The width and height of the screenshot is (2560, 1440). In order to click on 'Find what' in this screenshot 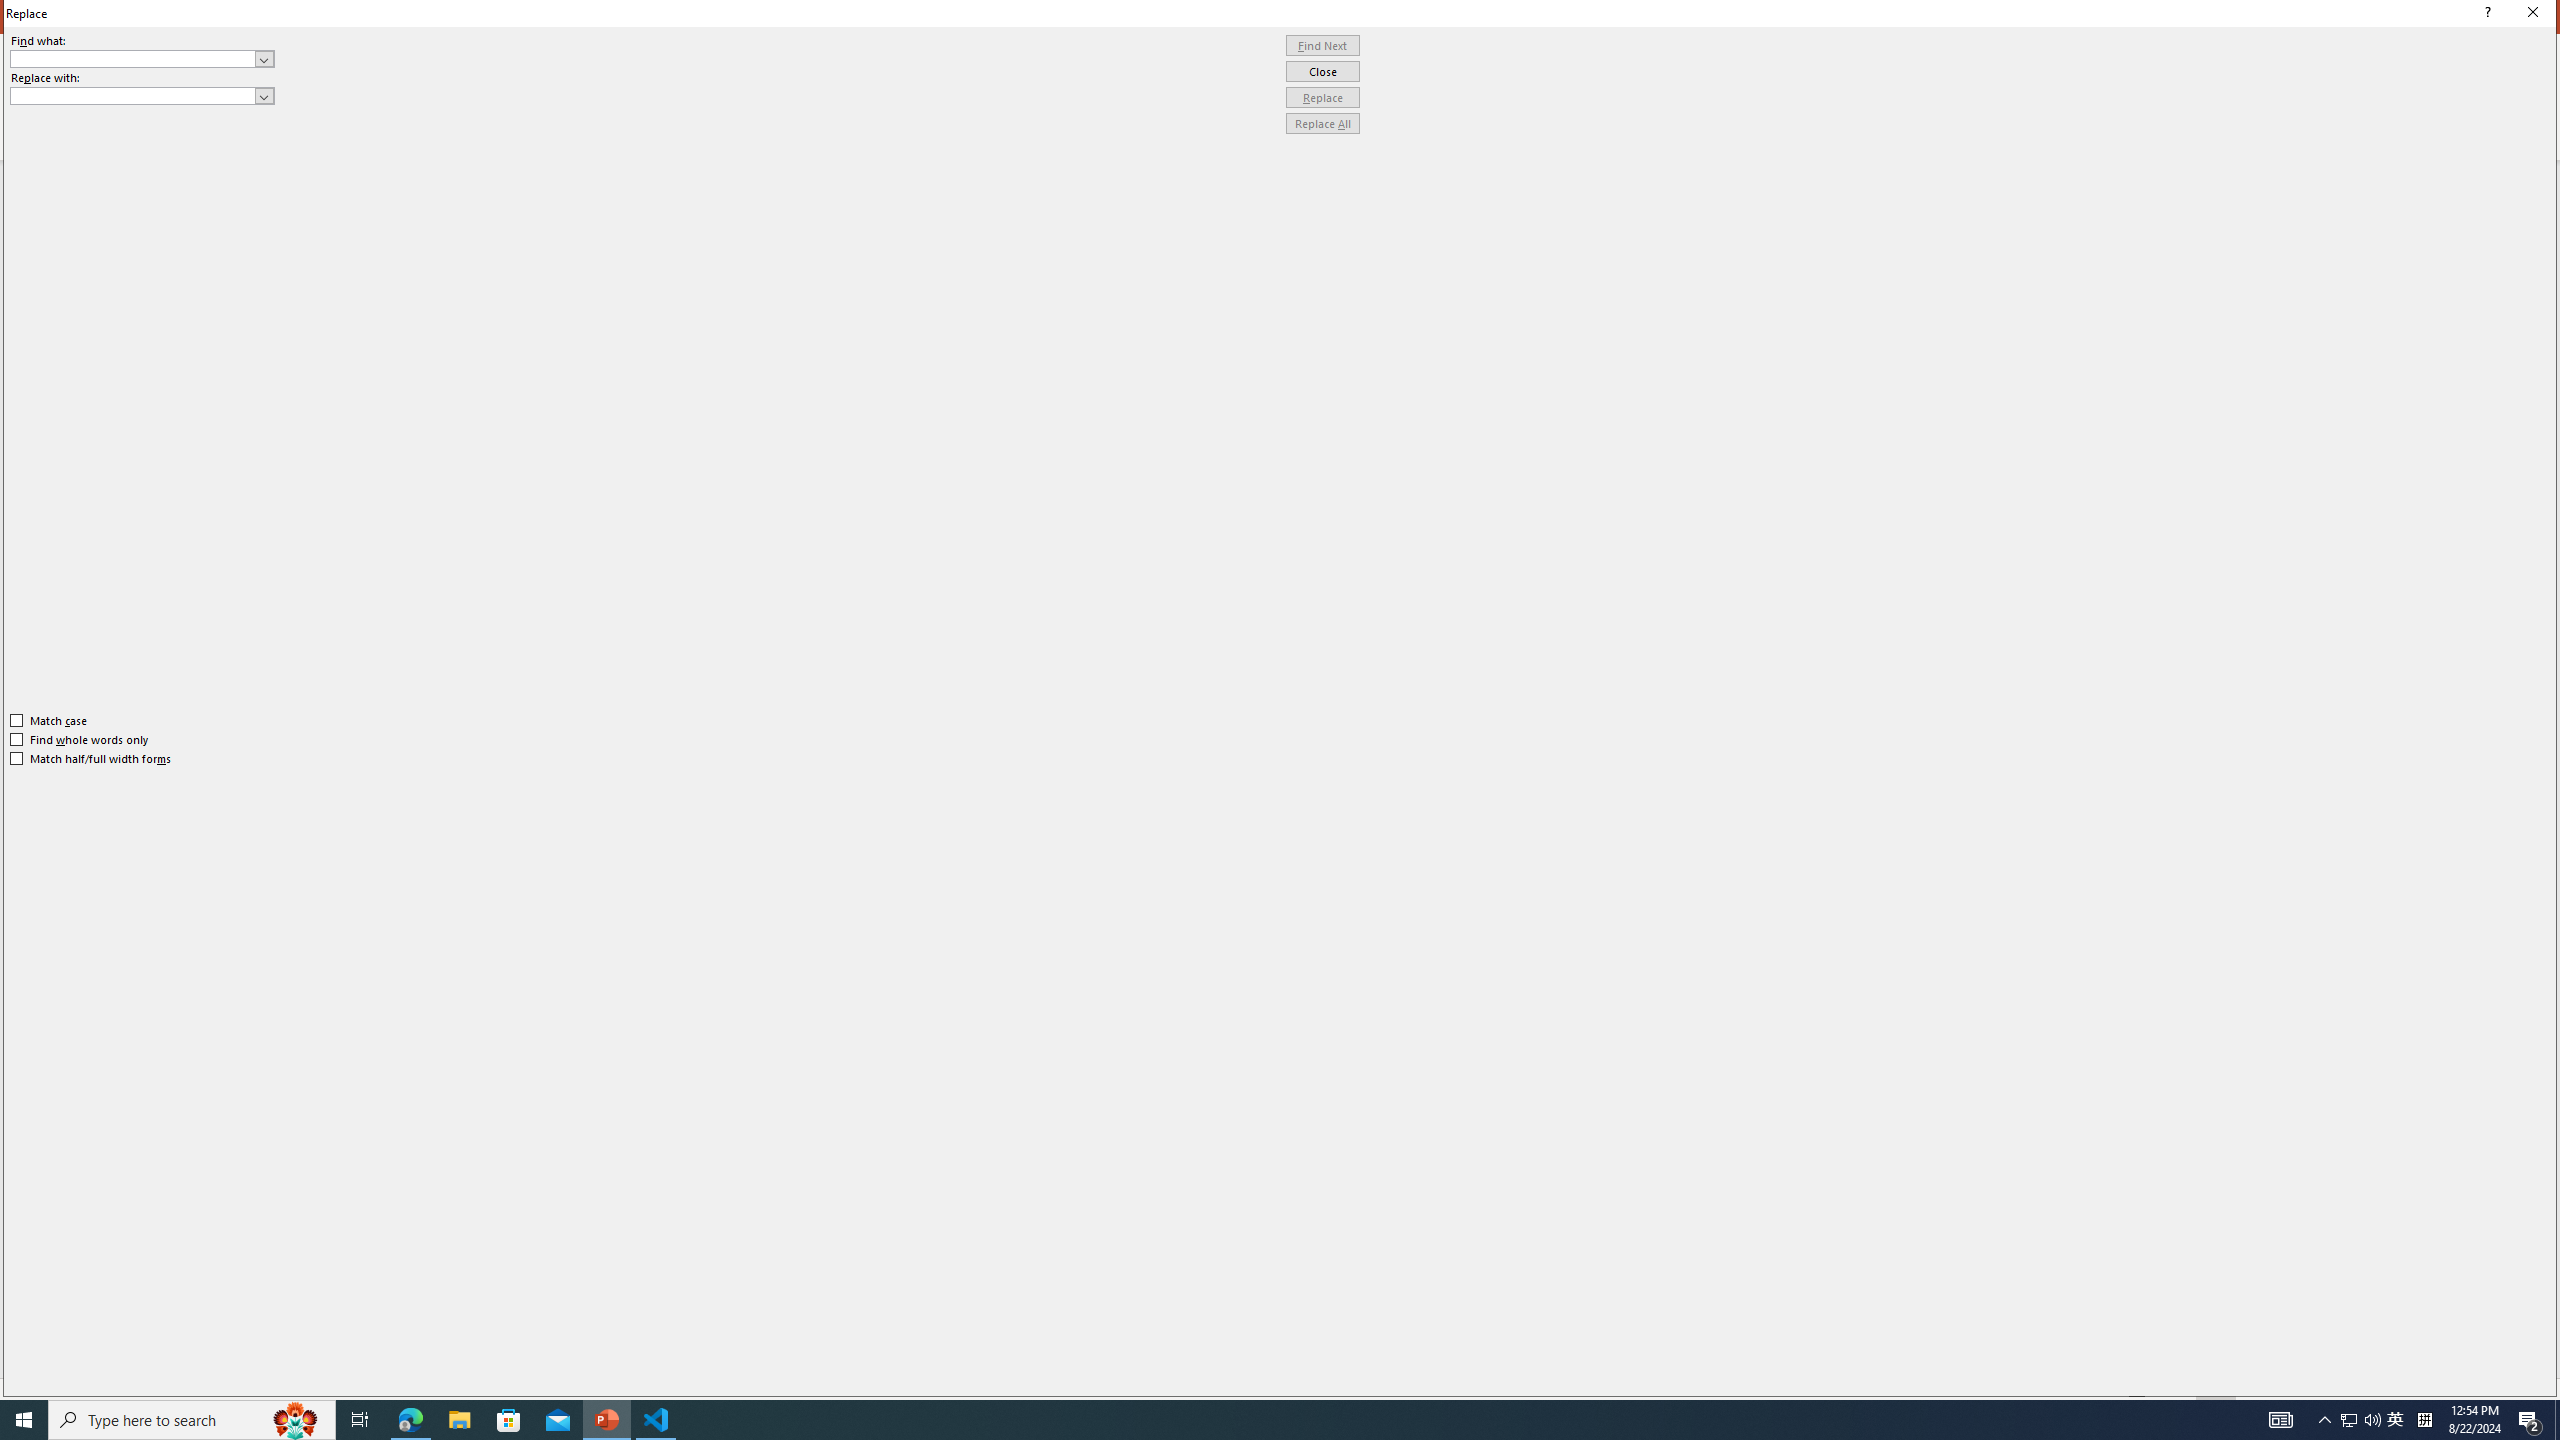, I will do `click(142, 58)`.